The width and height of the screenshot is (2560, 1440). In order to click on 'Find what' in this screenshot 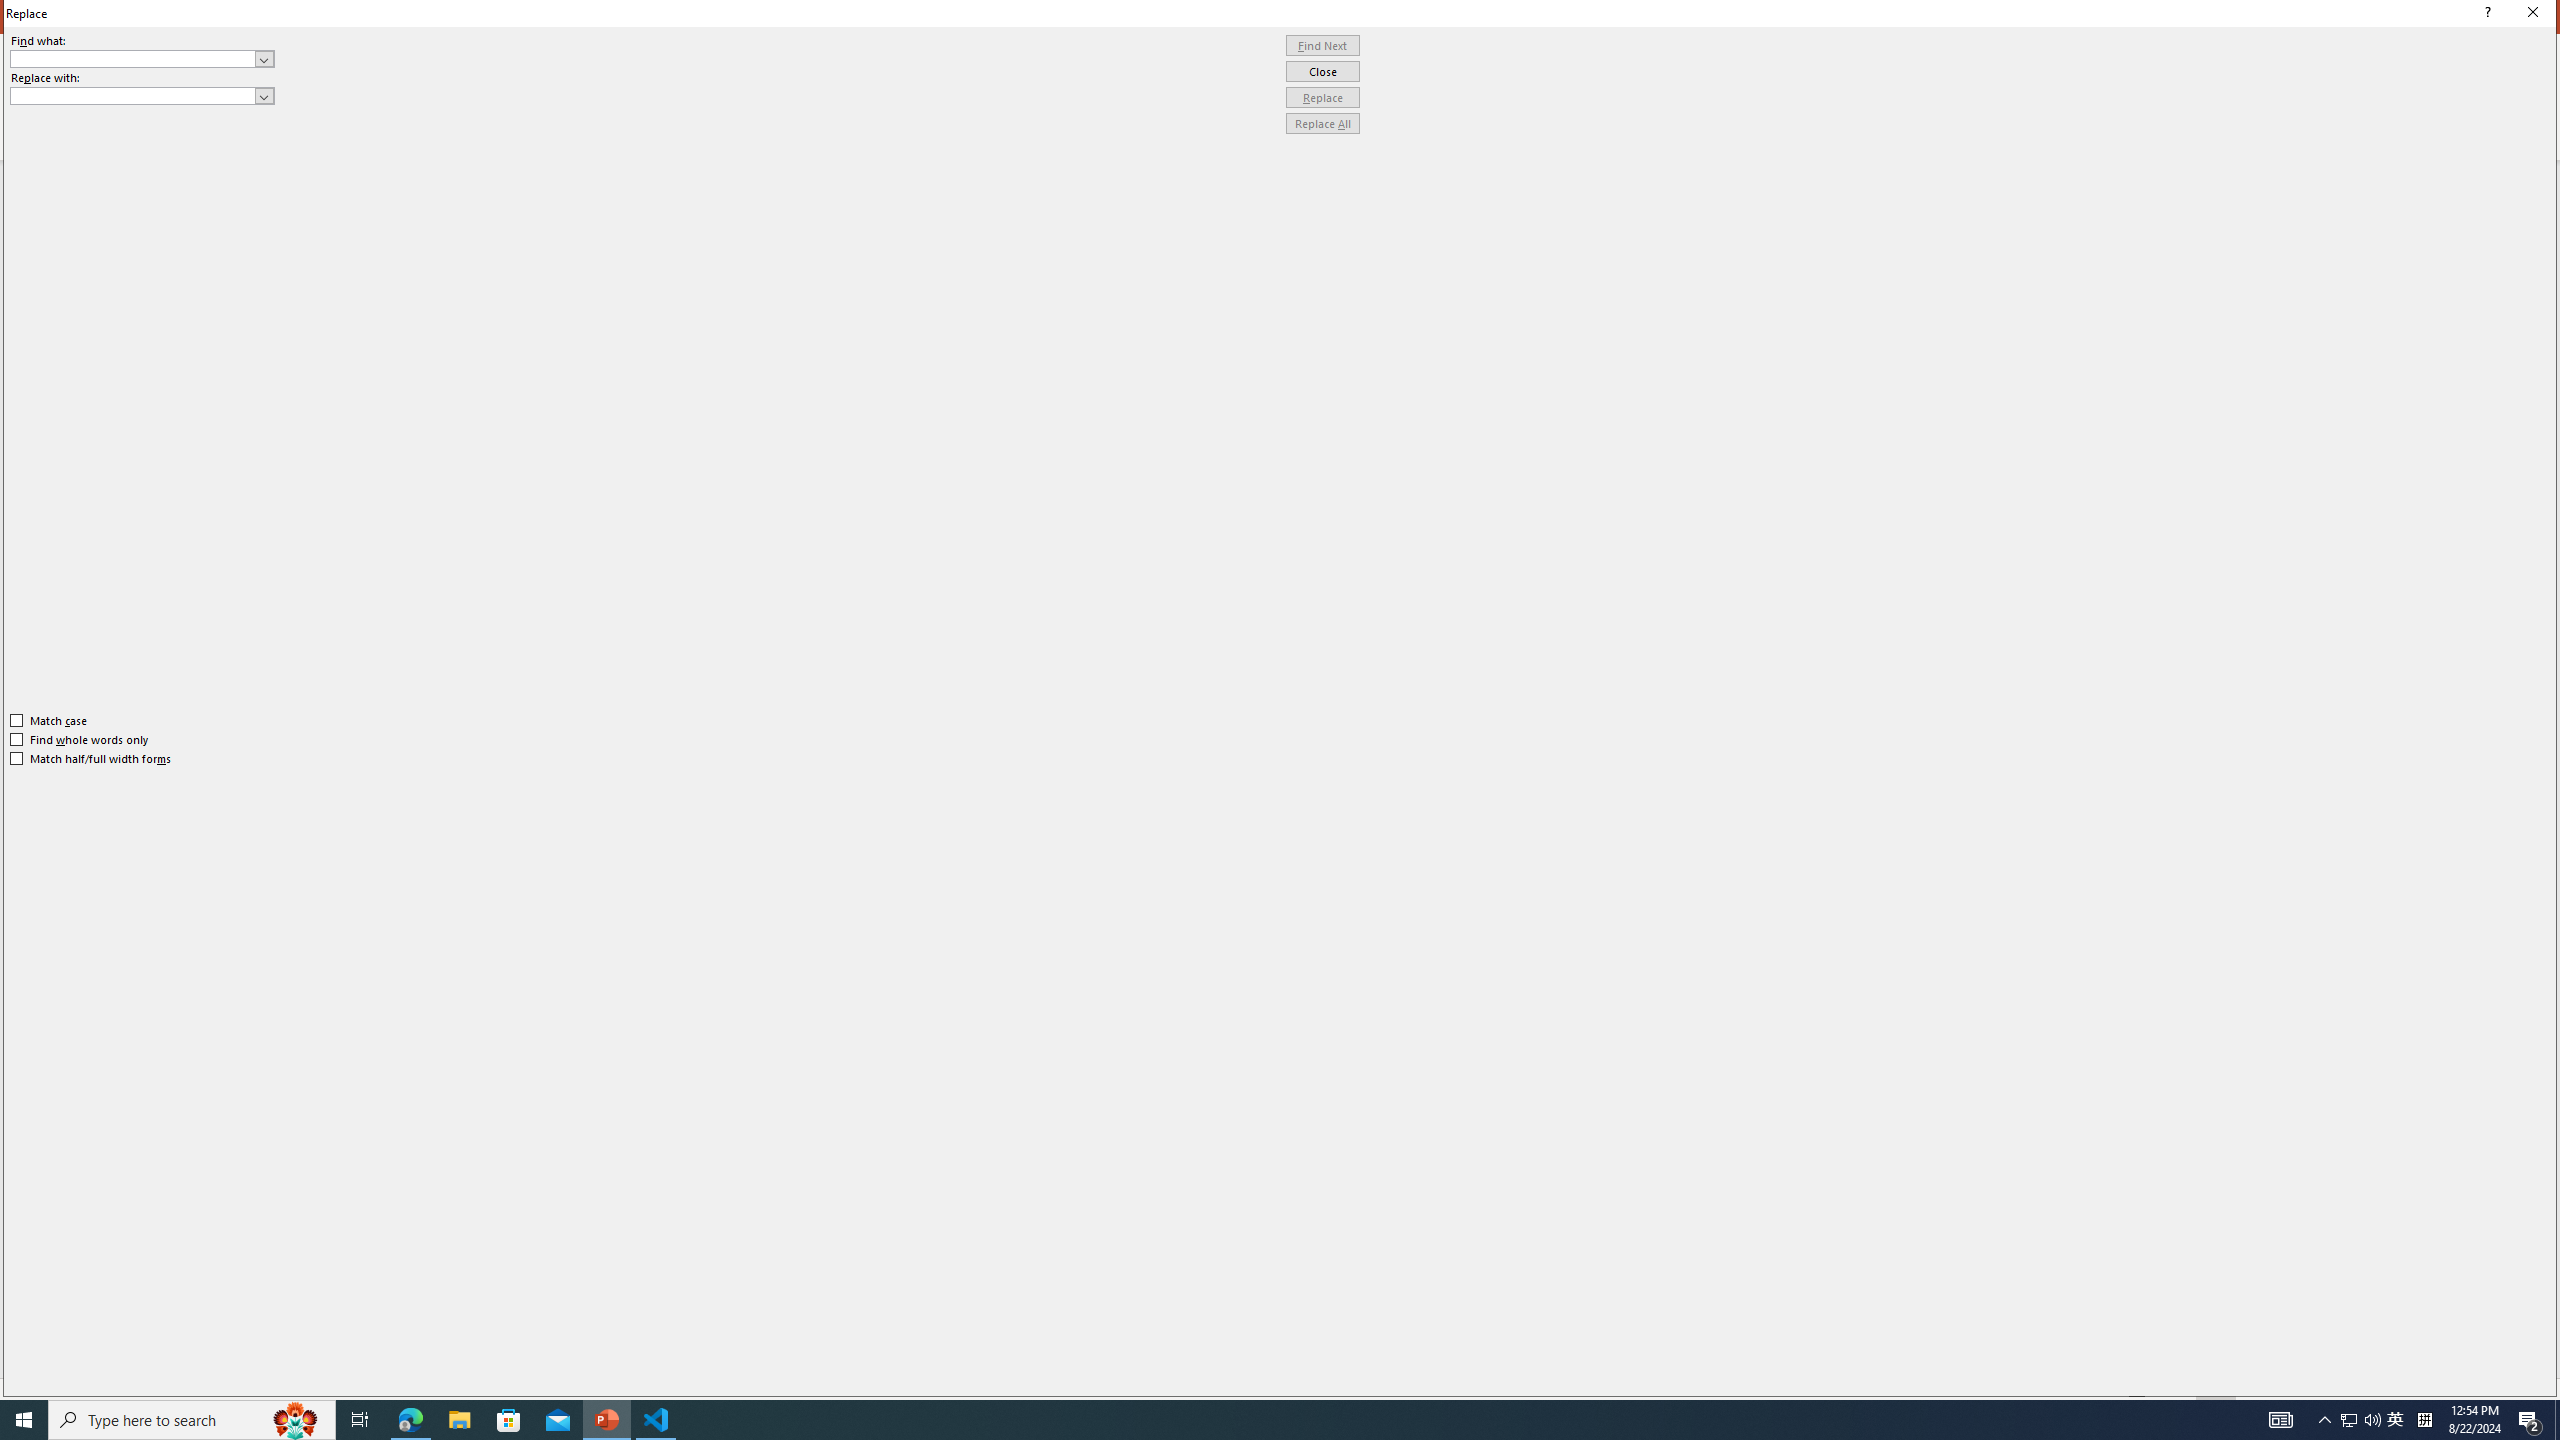, I will do `click(142, 58)`.